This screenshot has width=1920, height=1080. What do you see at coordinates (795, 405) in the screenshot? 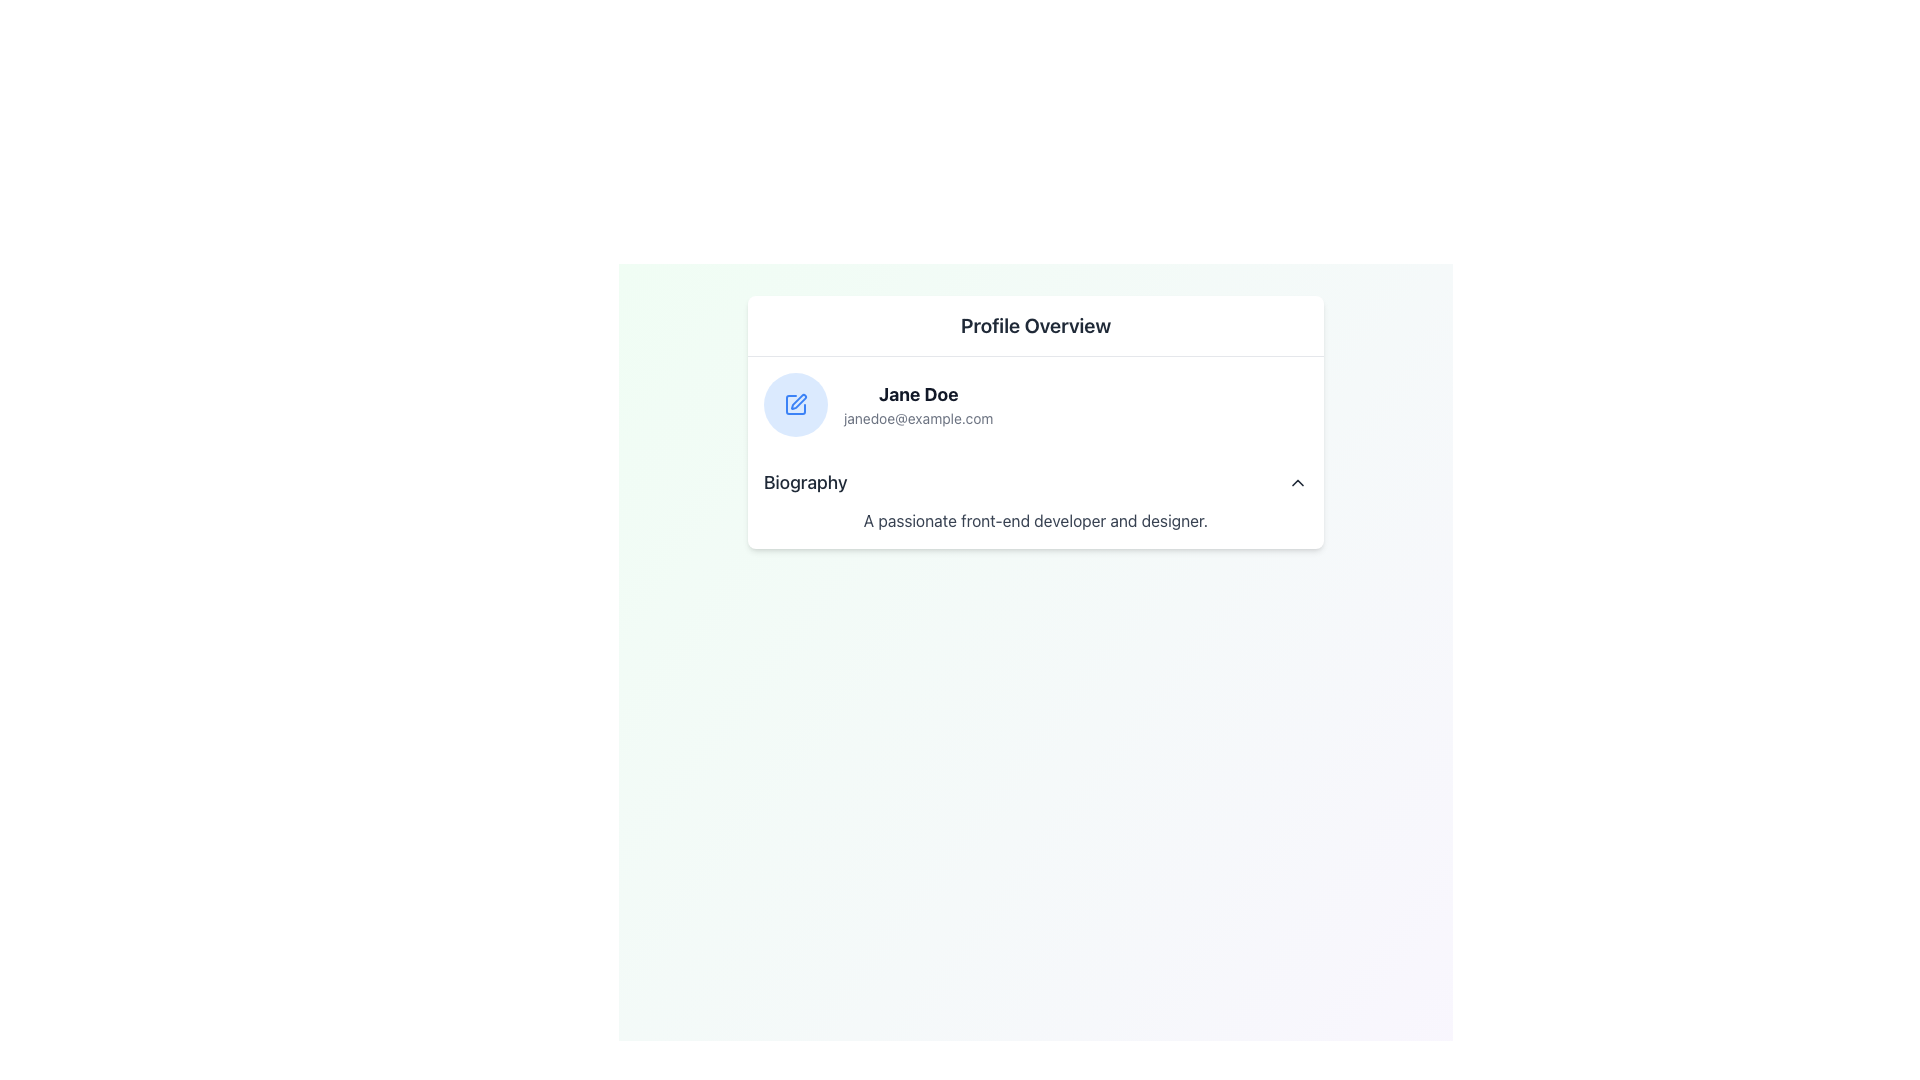
I see `the light blue circular icon with a blue pen in the center located in the top left of the Profile Overview section` at bounding box center [795, 405].